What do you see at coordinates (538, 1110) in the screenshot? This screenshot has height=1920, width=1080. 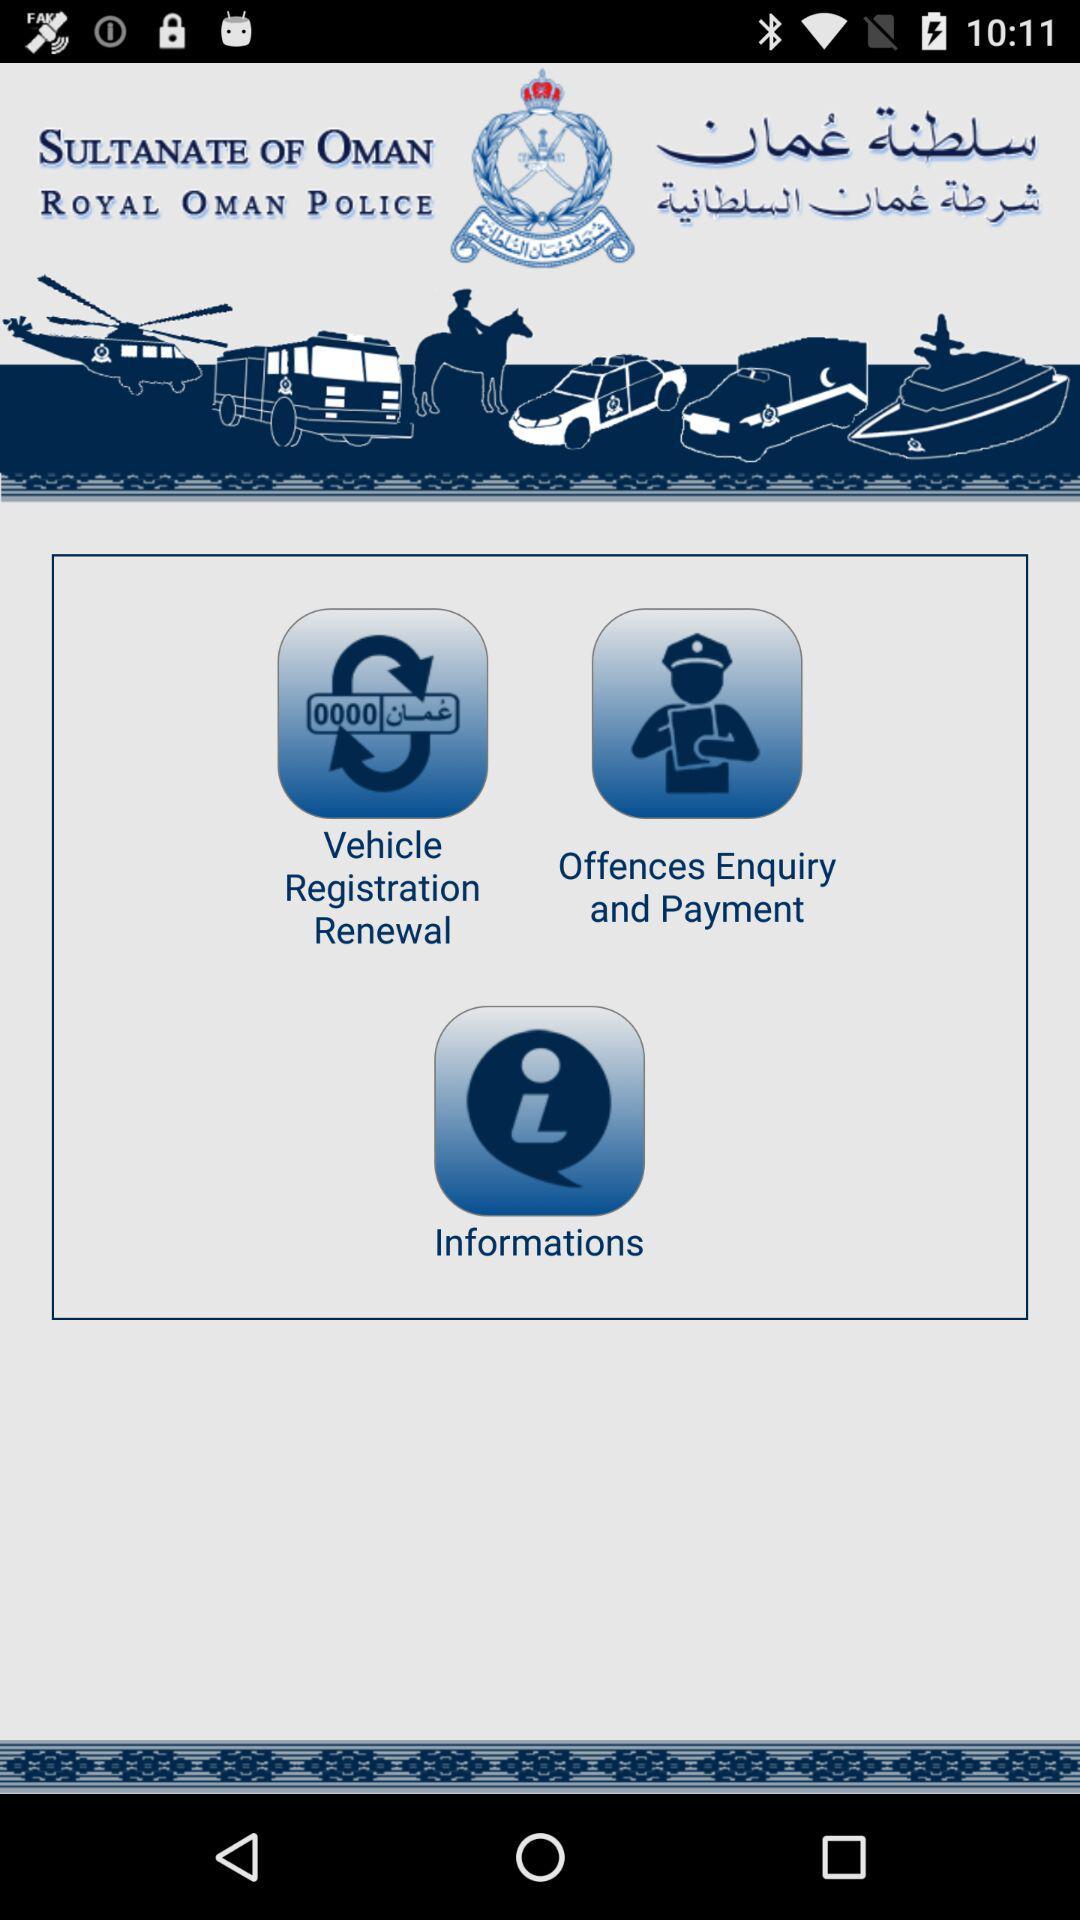 I see `more information` at bounding box center [538, 1110].